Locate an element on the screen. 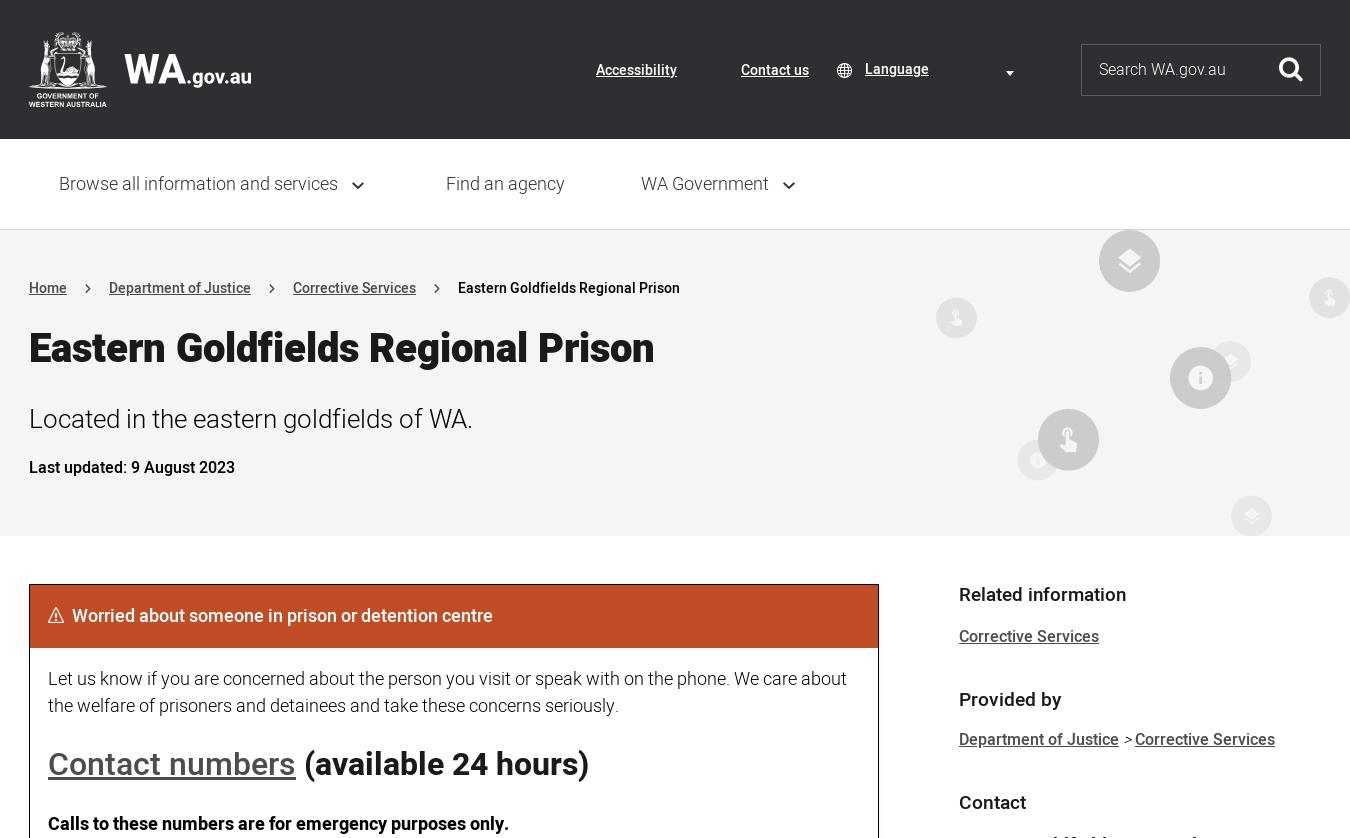 The height and width of the screenshot is (838, 1350). '(available 24 hours)' is located at coordinates (303, 763).